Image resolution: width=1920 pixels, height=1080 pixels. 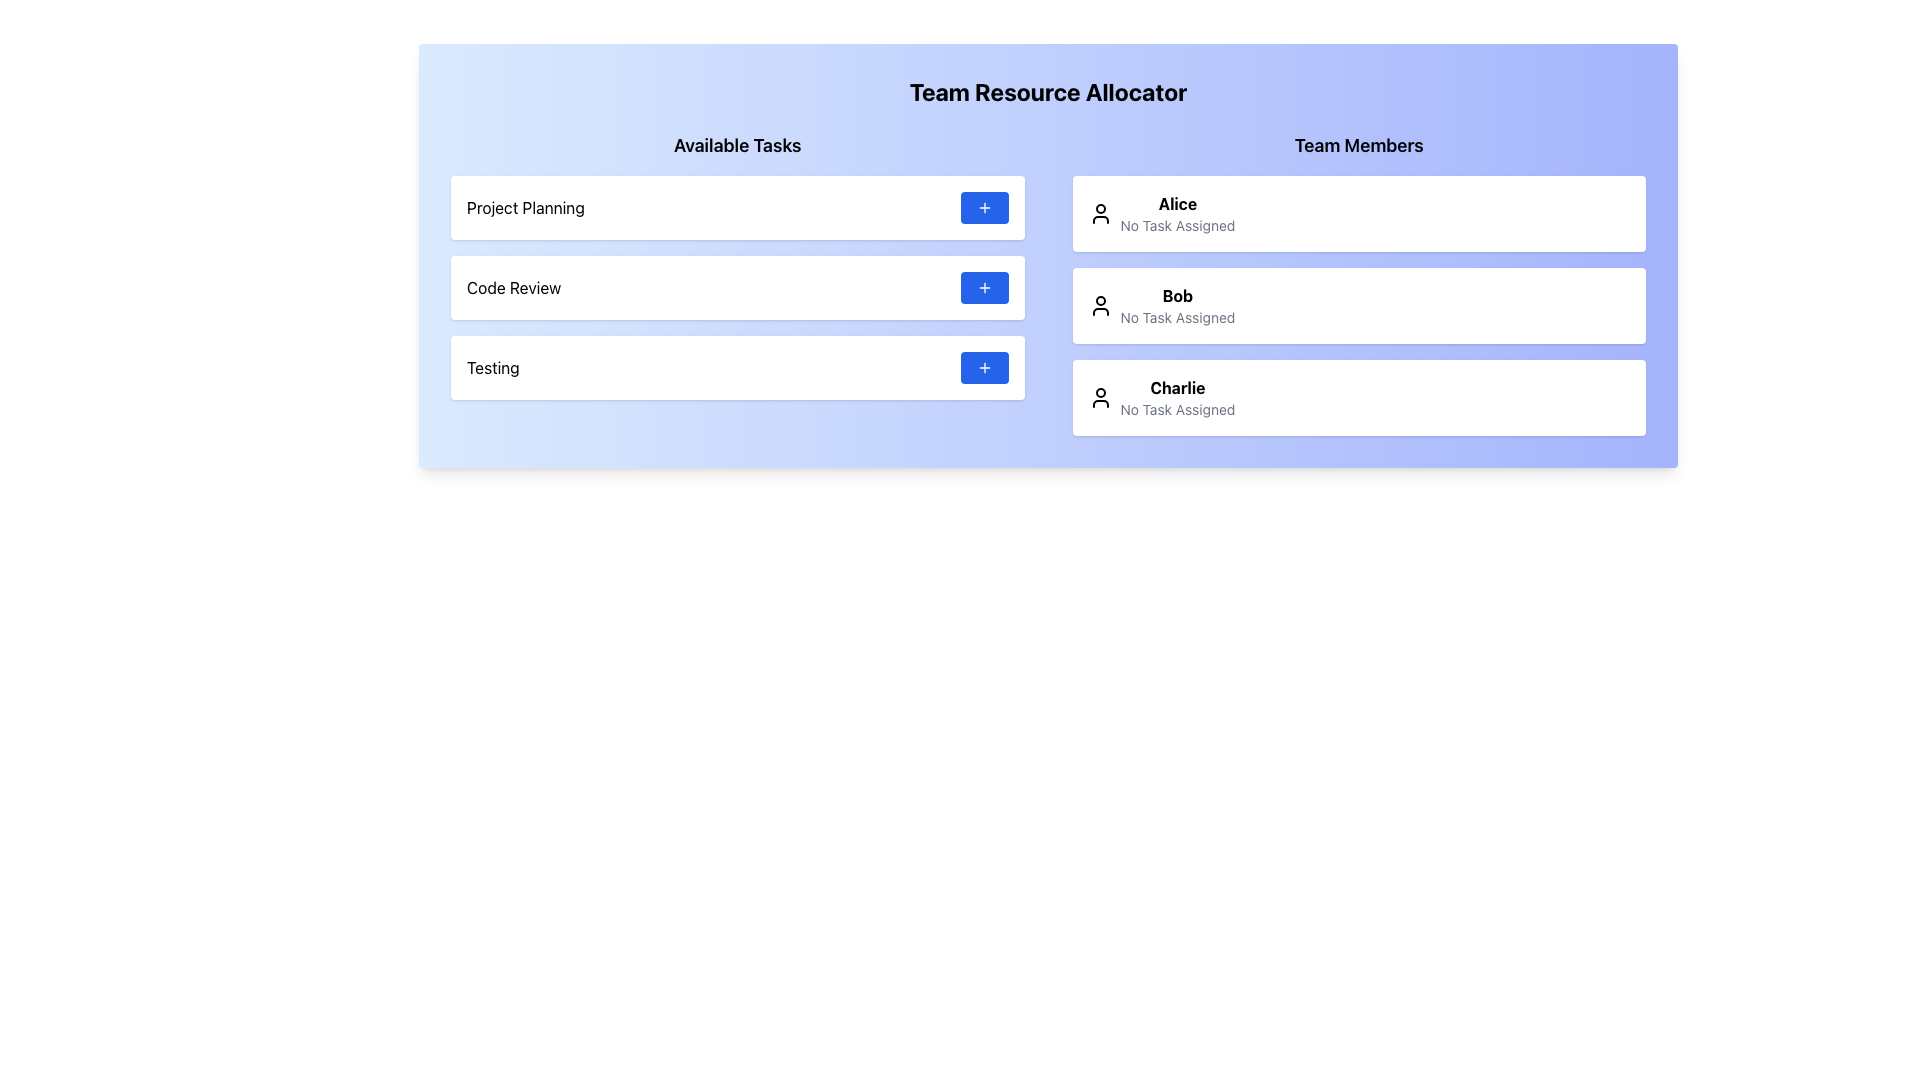 What do you see at coordinates (984, 288) in the screenshot?
I see `the plus sign icon within the blue rounded rectangle button adjacent to the 'Code Review' text in the 'Available Tasks' column` at bounding box center [984, 288].